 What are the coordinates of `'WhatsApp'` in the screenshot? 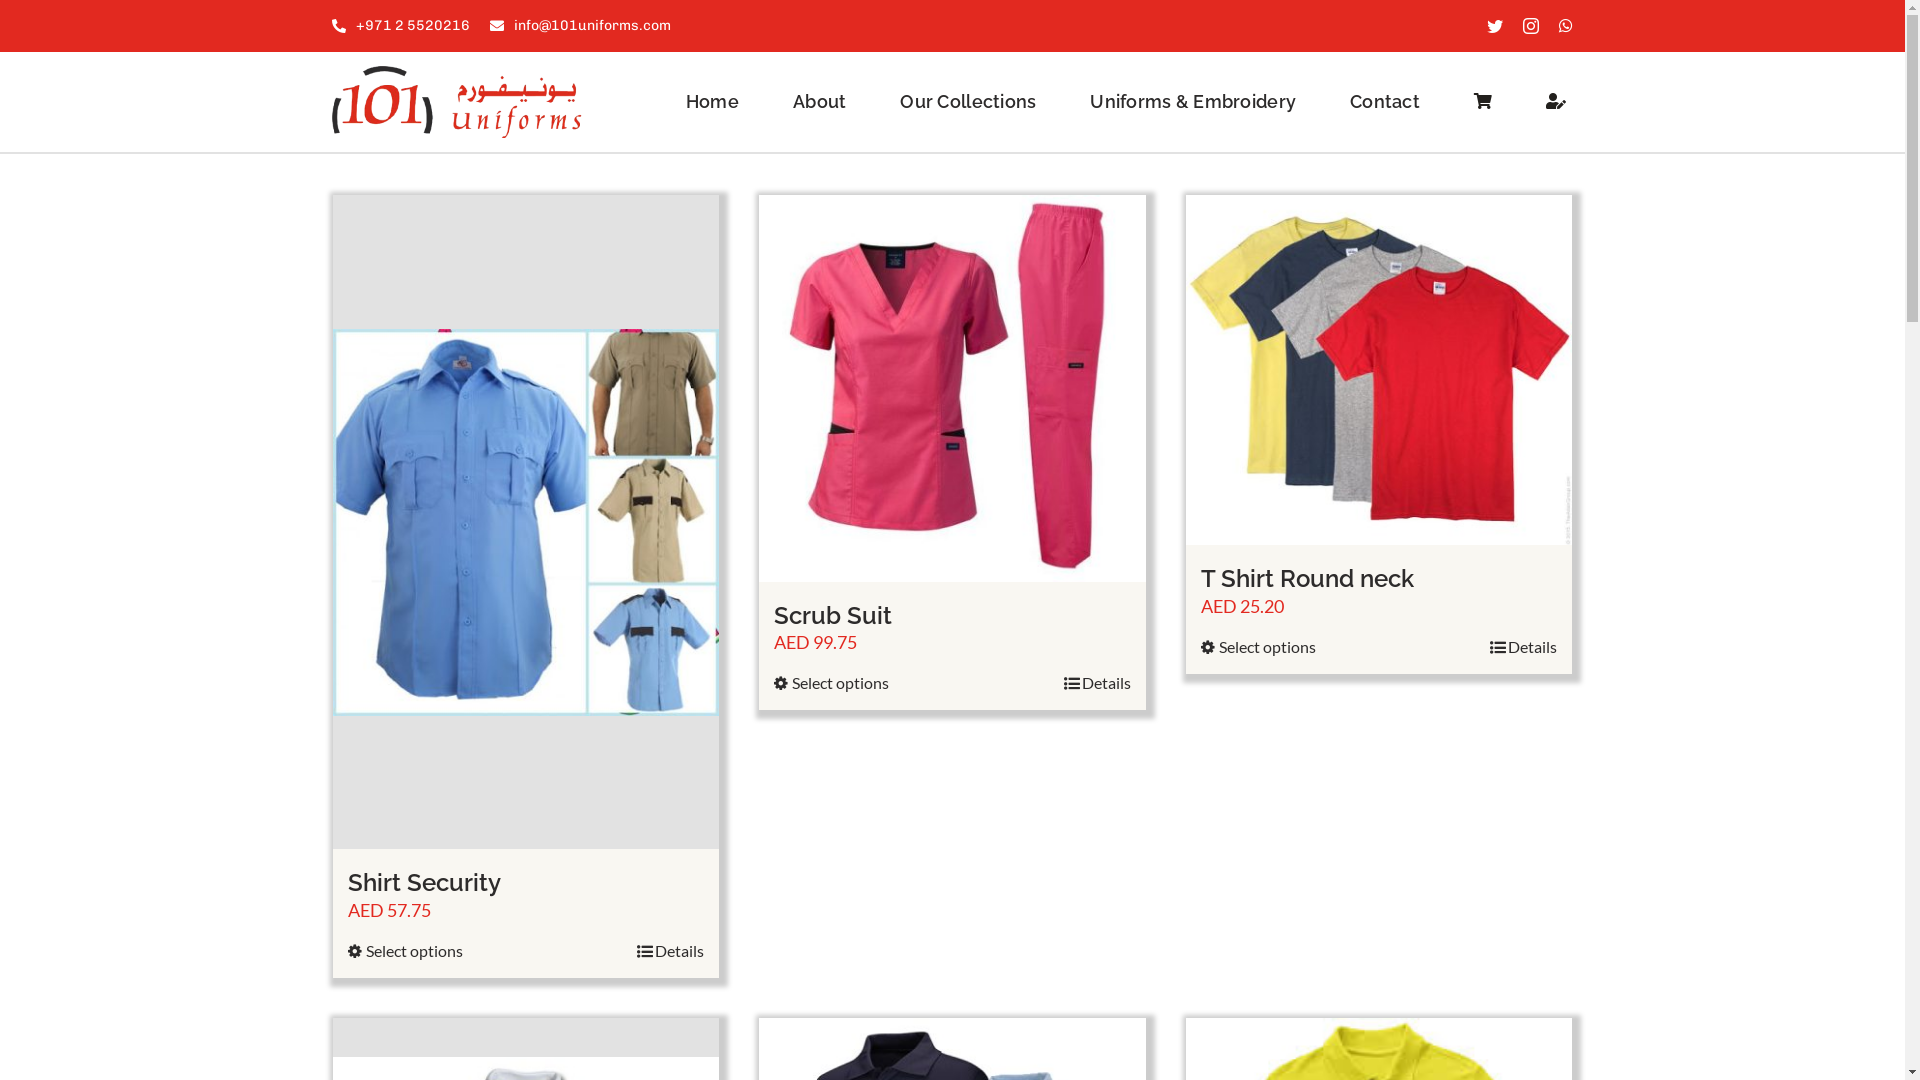 It's located at (1564, 26).